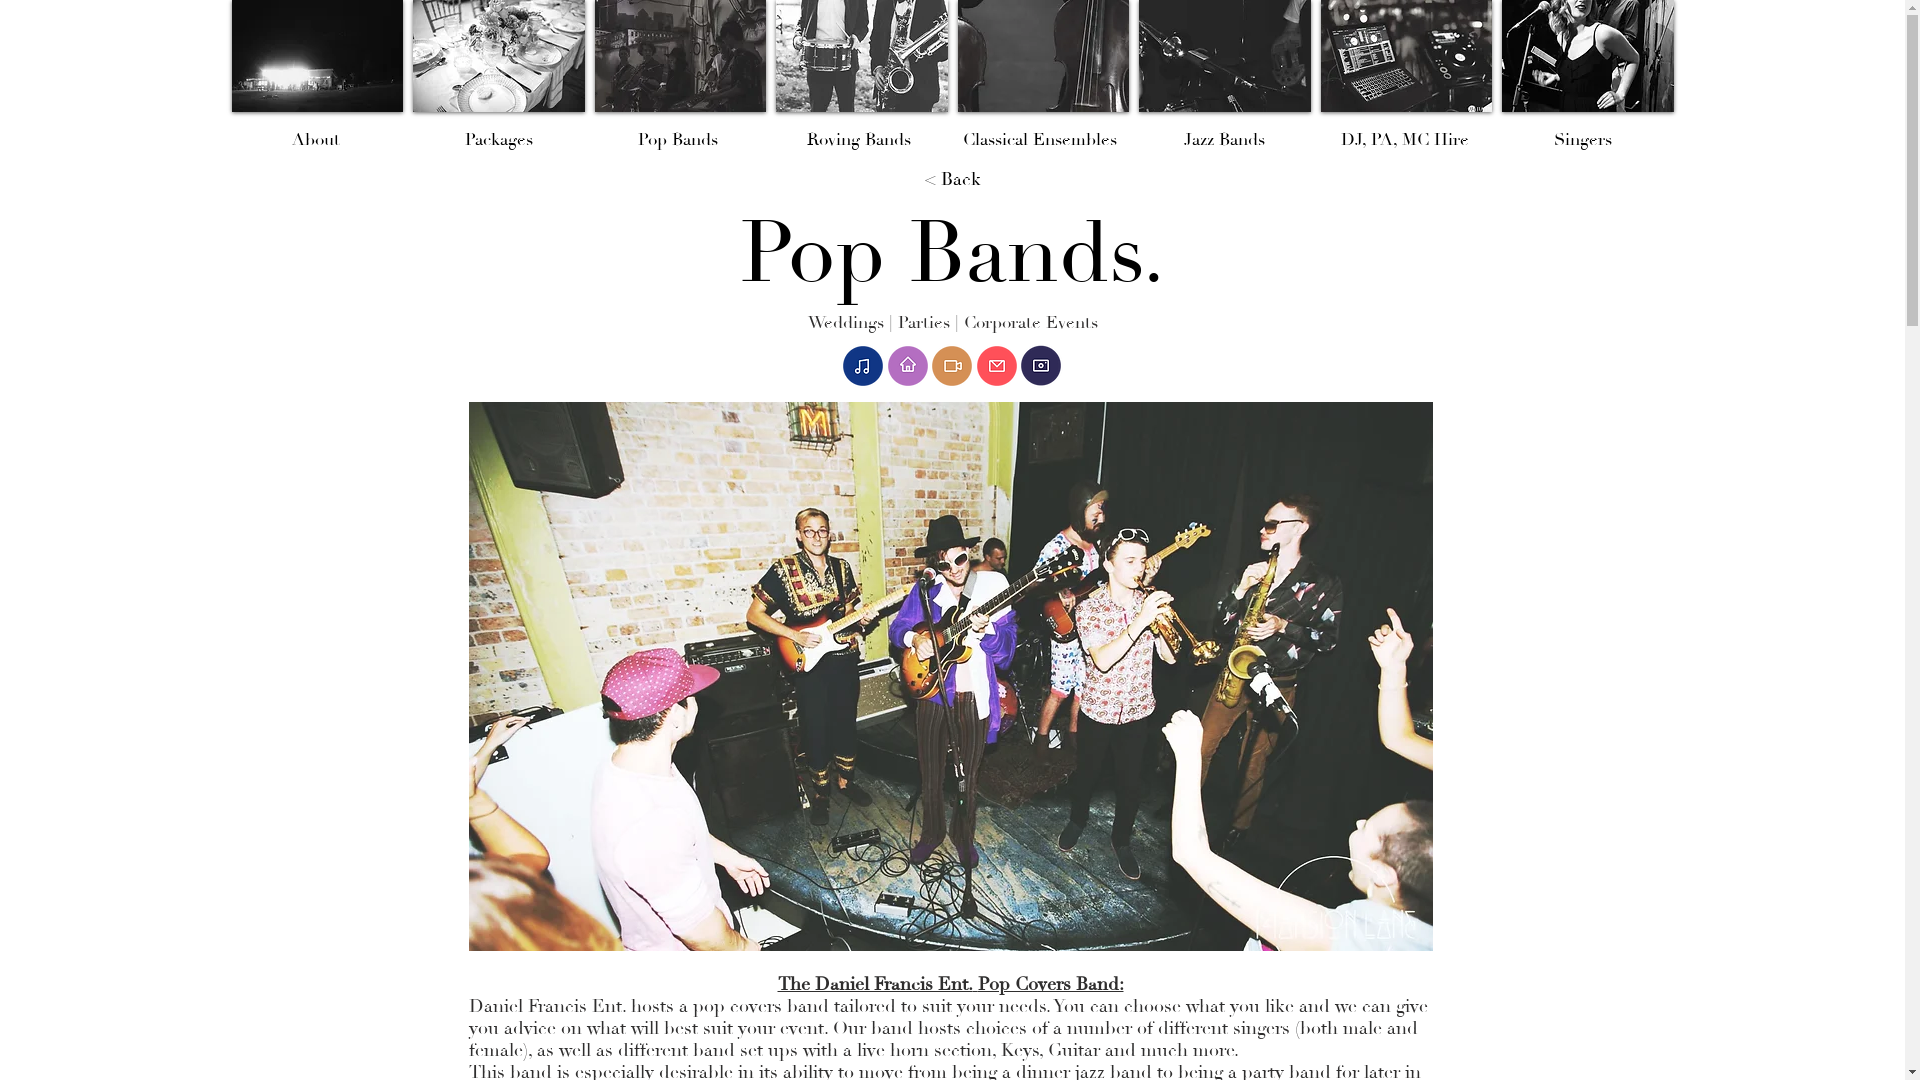  Describe the element at coordinates (1404, 138) in the screenshot. I see `'DJ, PA, MC Hire'` at that location.